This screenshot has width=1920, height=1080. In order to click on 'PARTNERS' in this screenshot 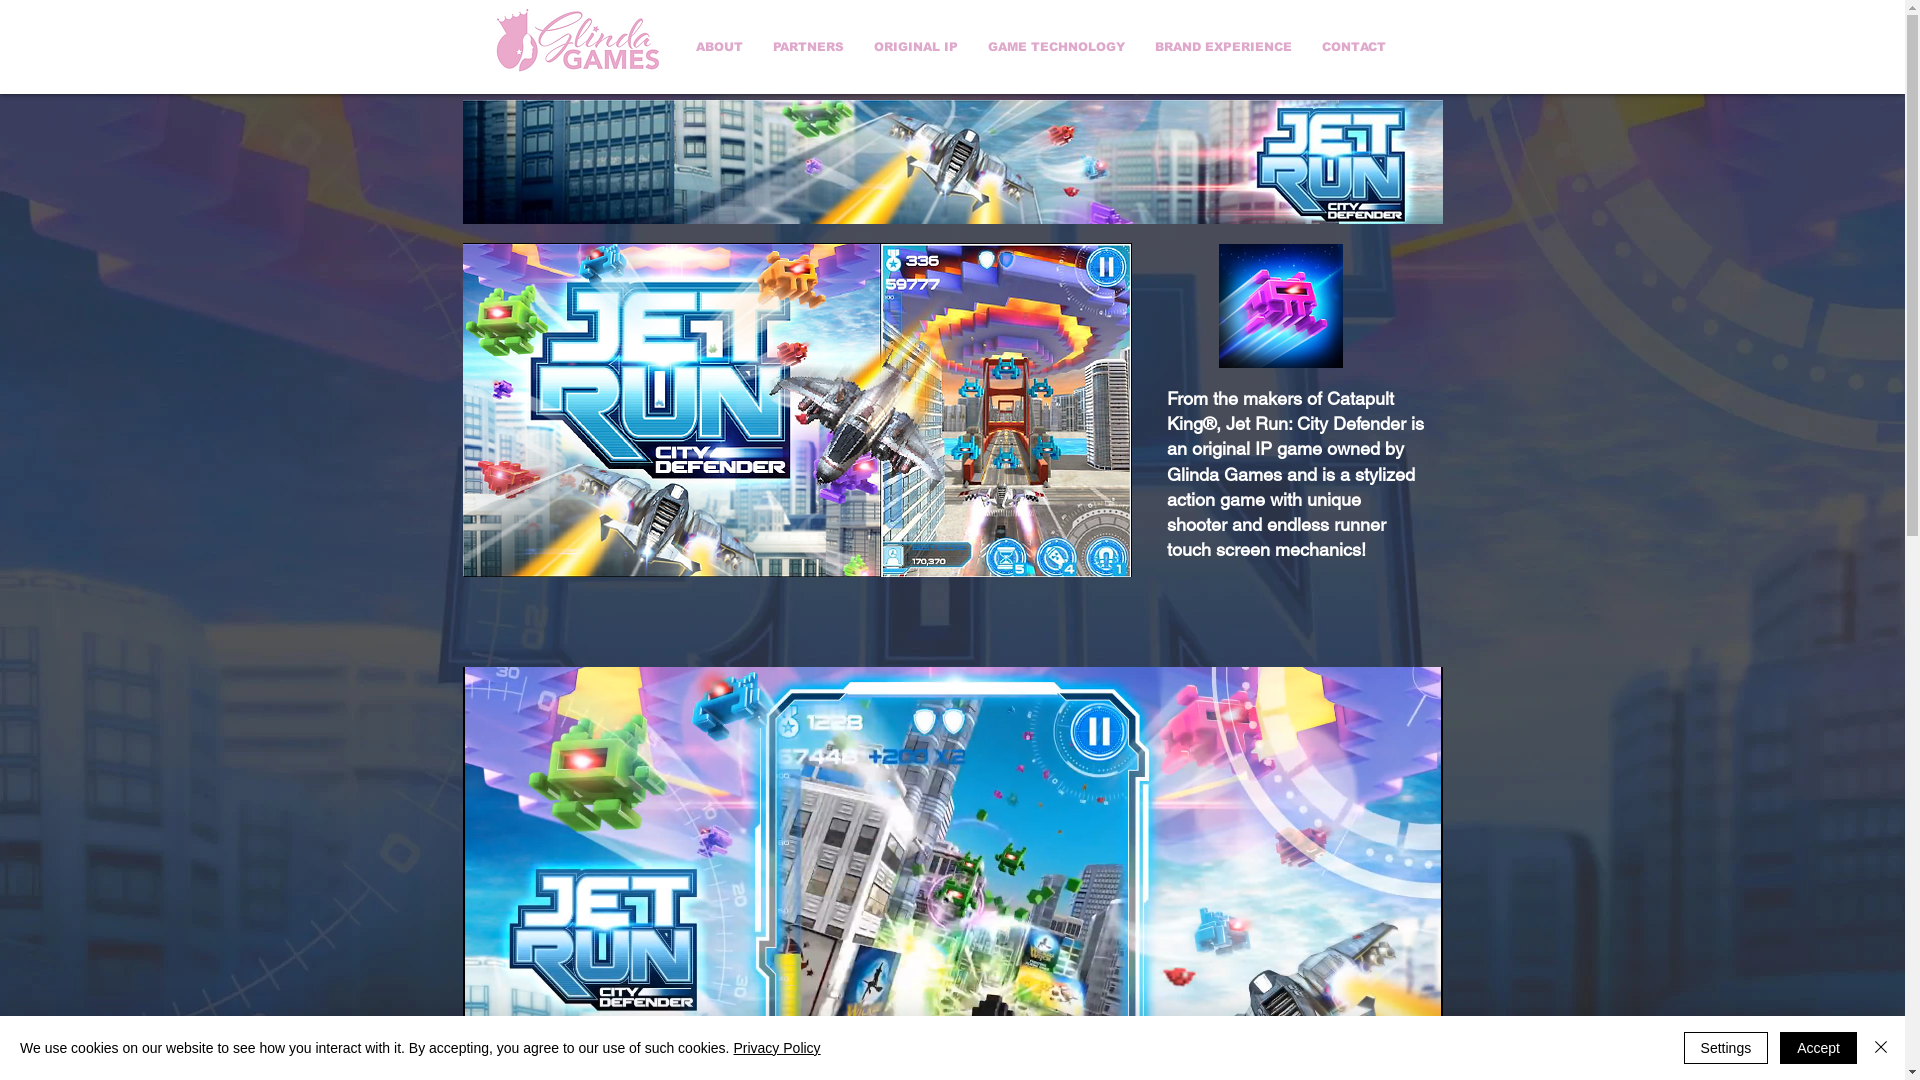, I will do `click(808, 45)`.